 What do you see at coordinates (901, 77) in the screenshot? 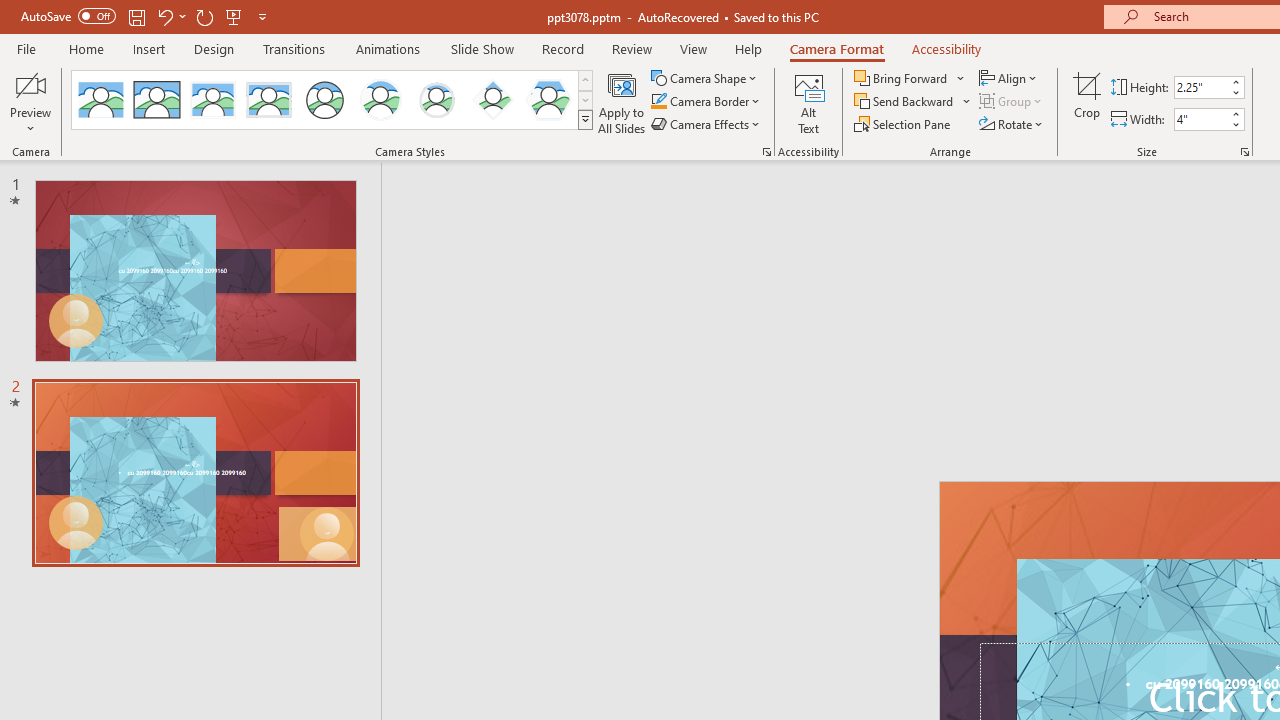
I see `'Bring Forward'` at bounding box center [901, 77].